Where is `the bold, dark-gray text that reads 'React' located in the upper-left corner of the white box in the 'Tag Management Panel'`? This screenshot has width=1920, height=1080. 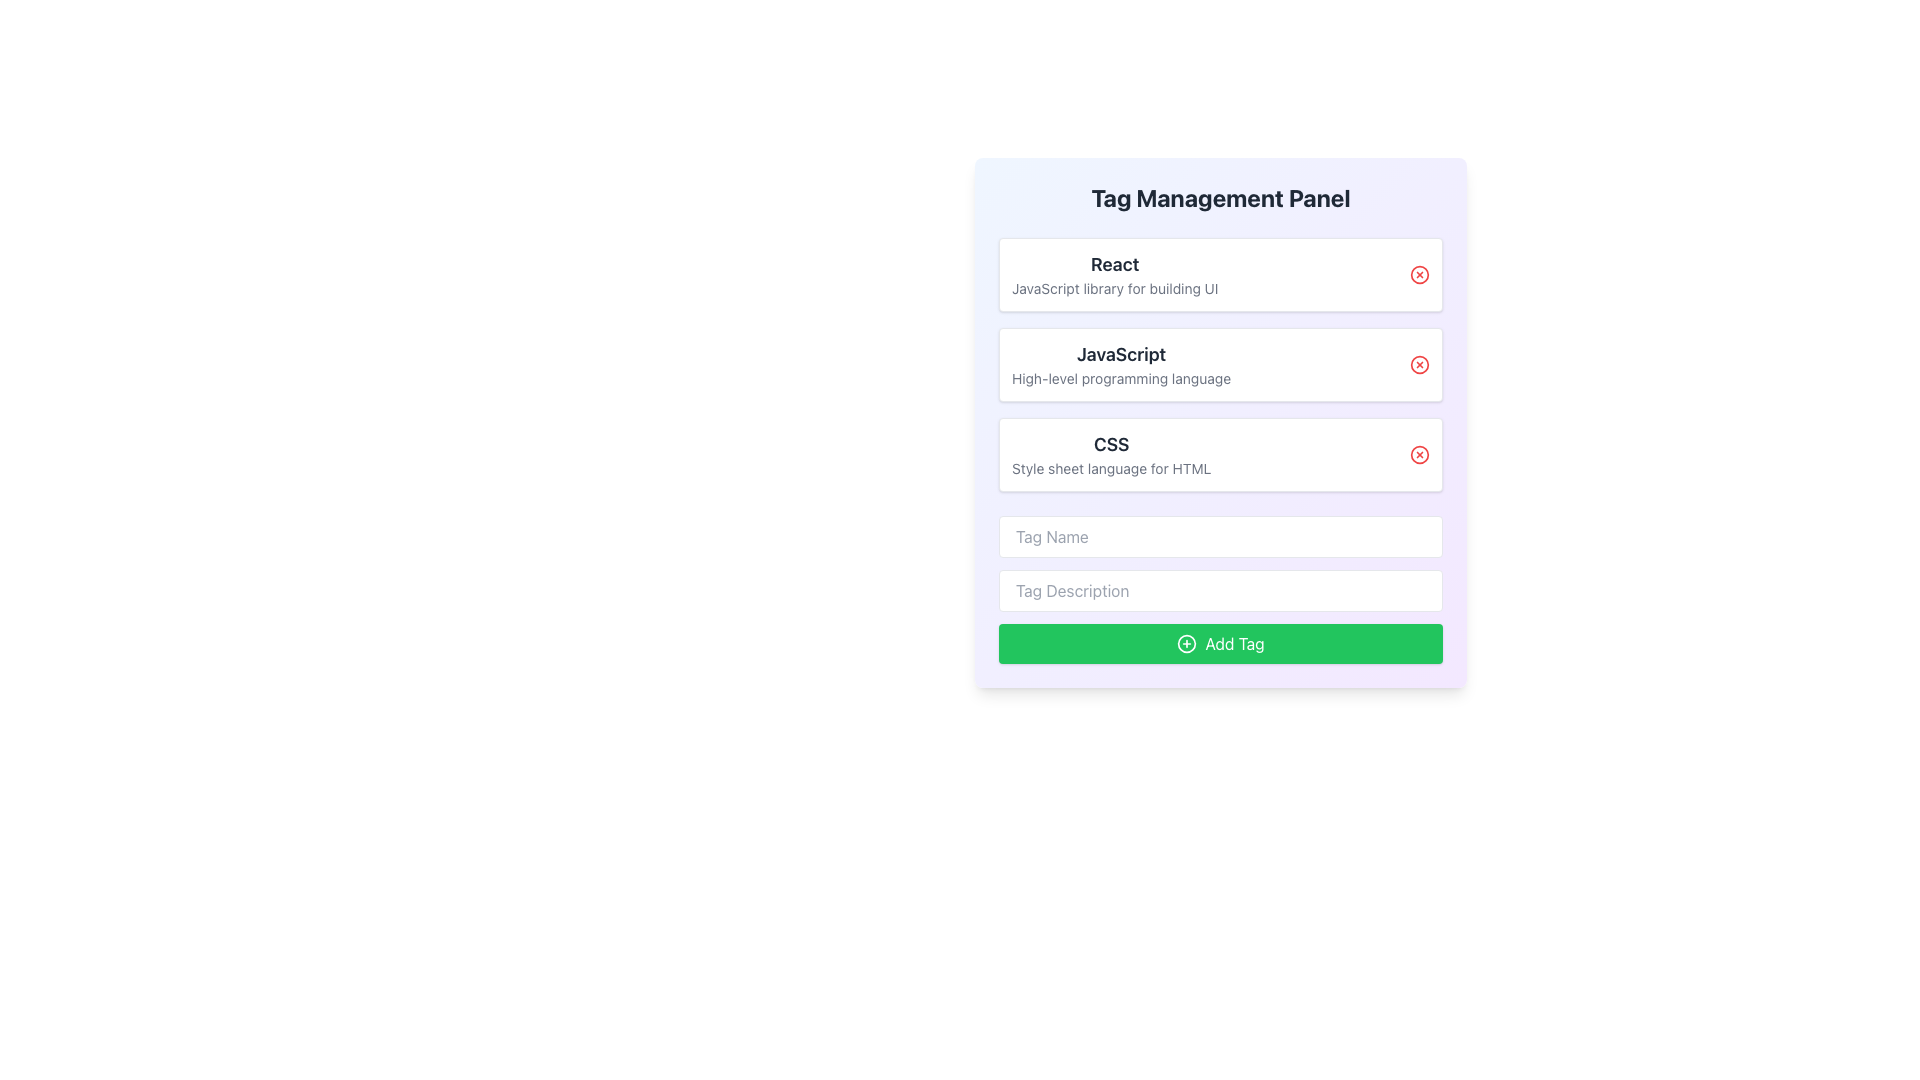
the bold, dark-gray text that reads 'React' located in the upper-left corner of the white box in the 'Tag Management Panel' is located at coordinates (1114, 264).